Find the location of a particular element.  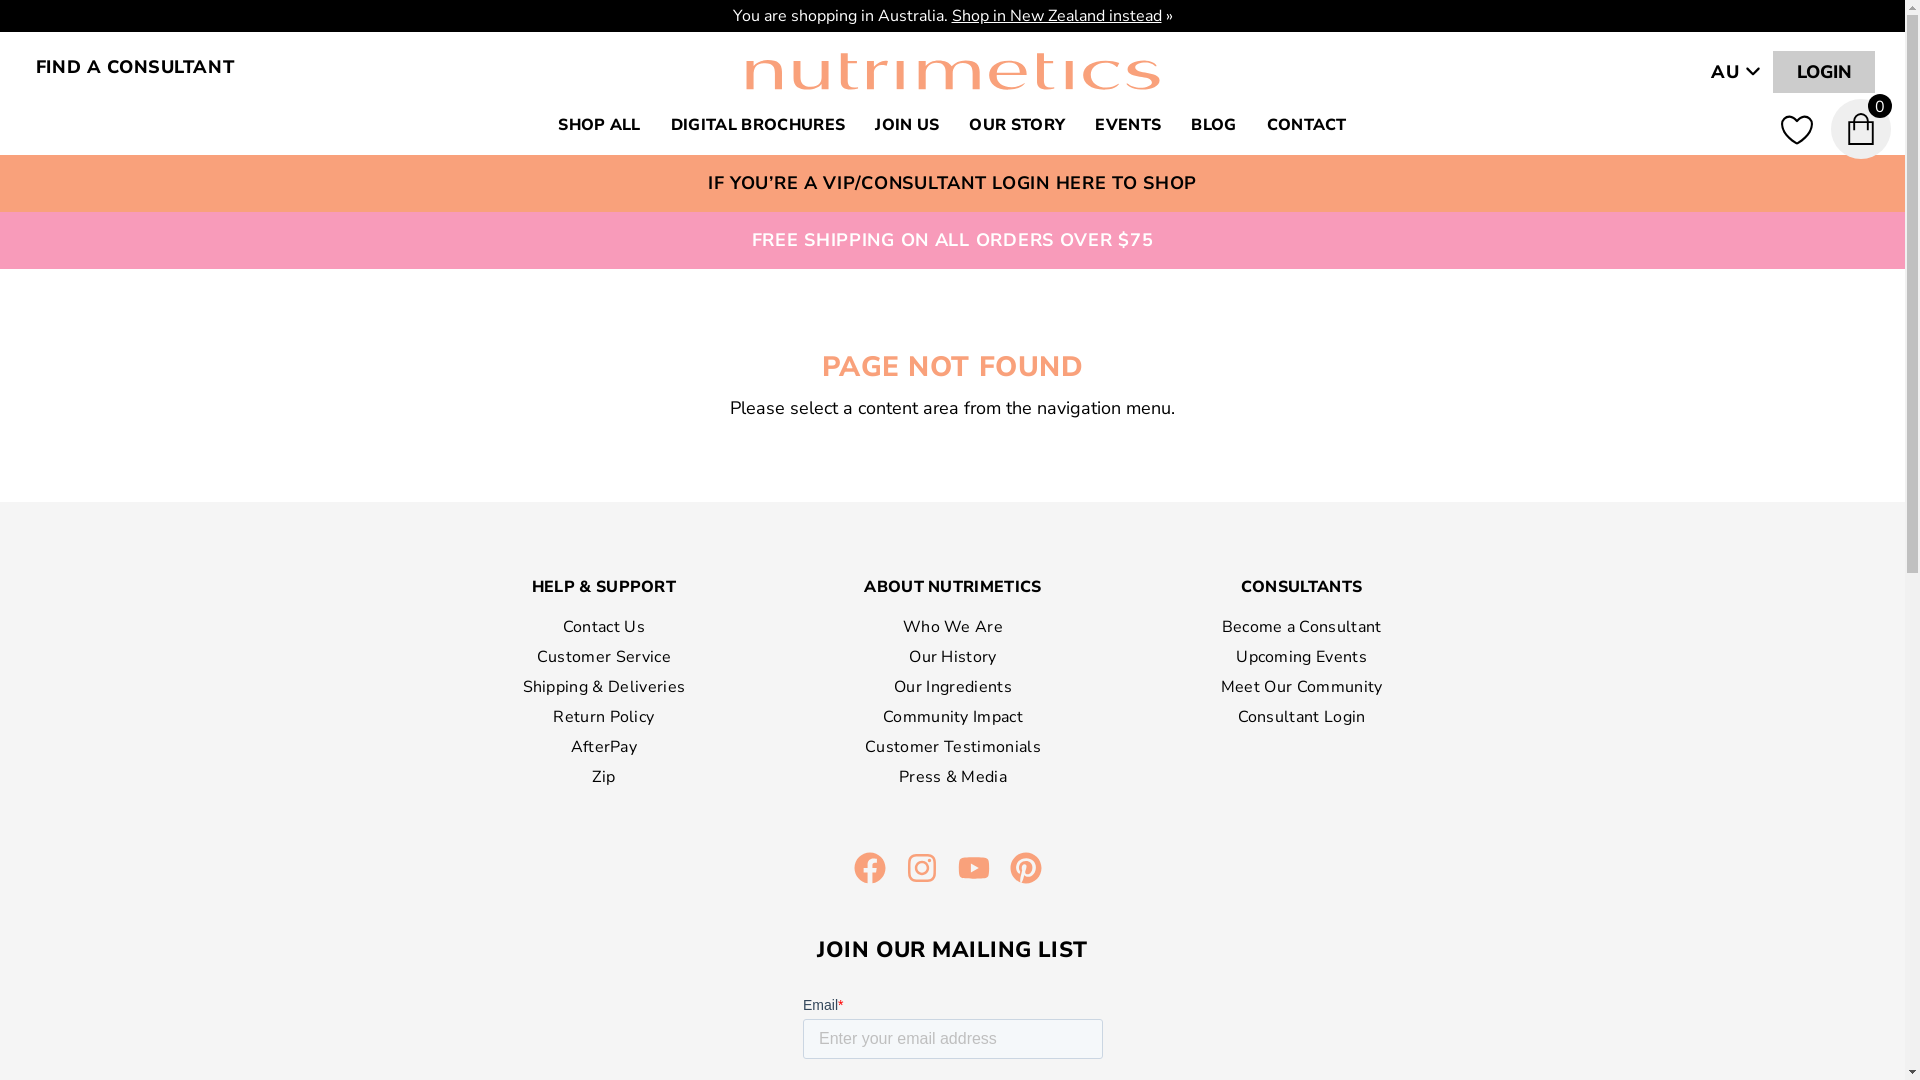

'Zip' is located at coordinates (602, 775).